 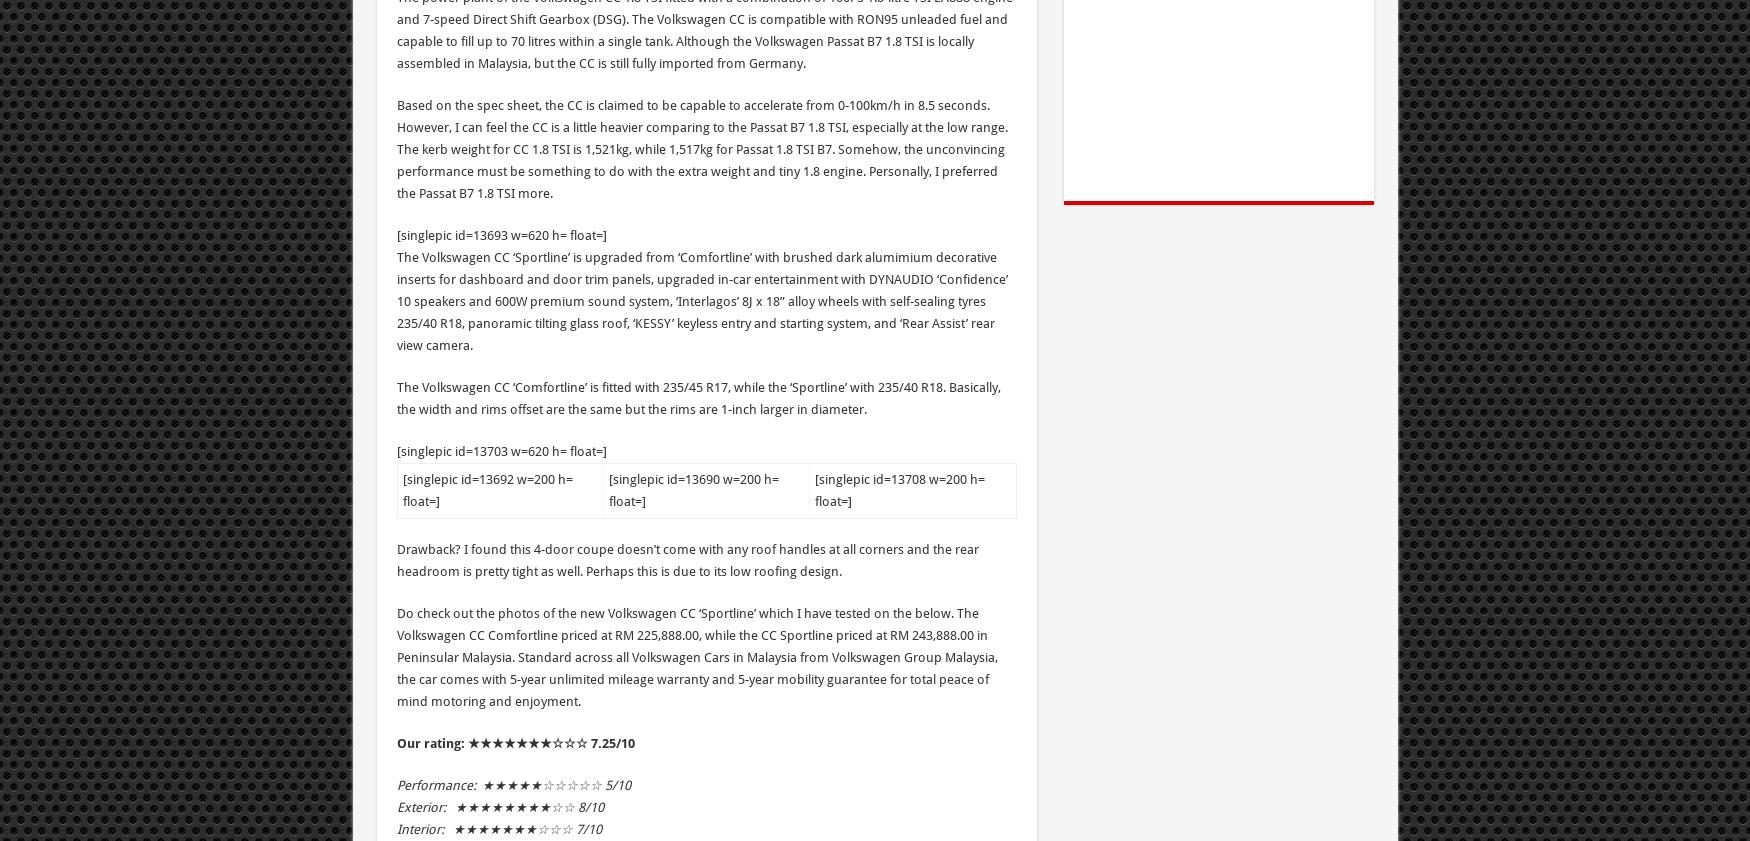 I want to click on 'The Volkswagen CC ‘Sportline’ is upgraded from ‘Comfortline’ with brushed dark alumimium decorative inserts for dashboard and door trim panels, upgraded in-car entertainment with DYNAUDIO ‘Confidence’ 10 speakers and 600W premium sound system, ‘Interlagos’ 8J x 18” alloy wheels with self-sealing tyres 235/40 R18, panoramic tilting glass roof, ‘KESSY’ keyless entry and starting system, and ‘Rear Assist’ rear view camera.', so click(x=395, y=300).